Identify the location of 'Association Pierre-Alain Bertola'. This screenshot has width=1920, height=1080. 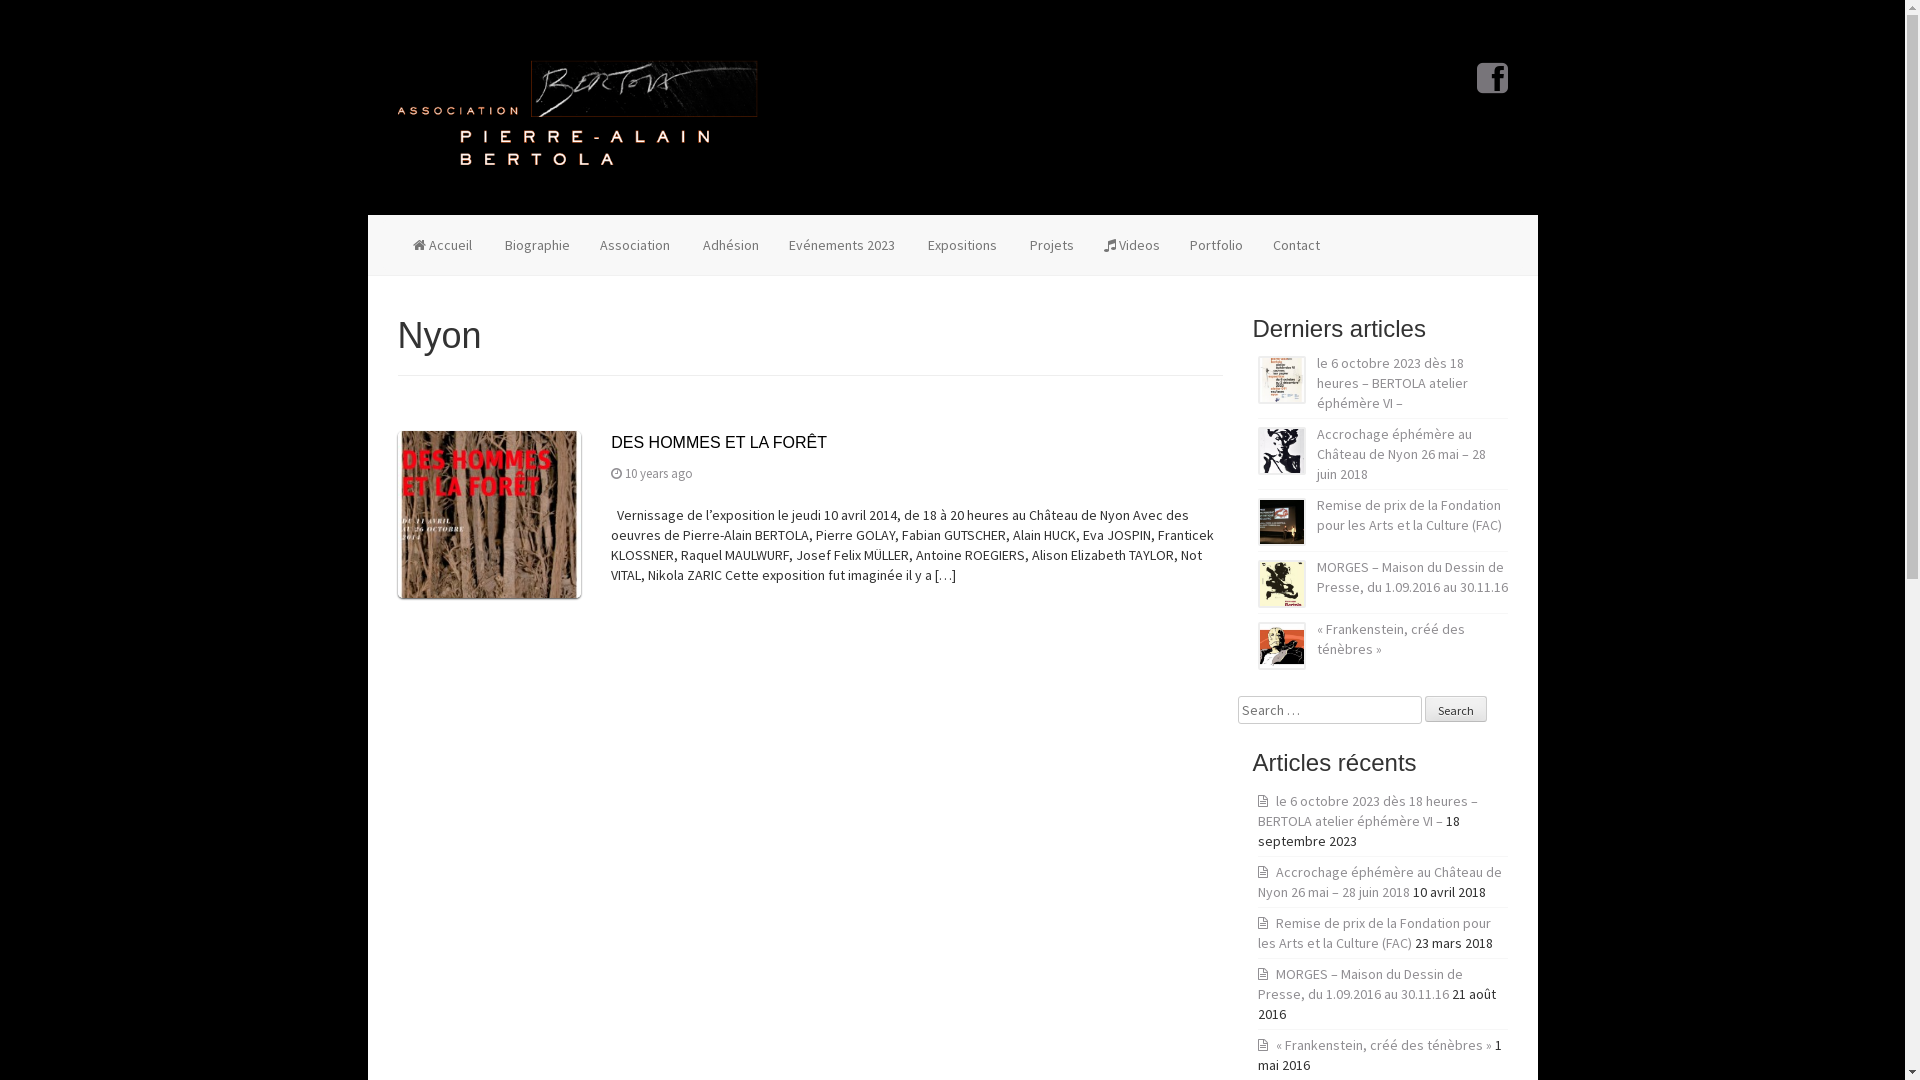
(576, 108).